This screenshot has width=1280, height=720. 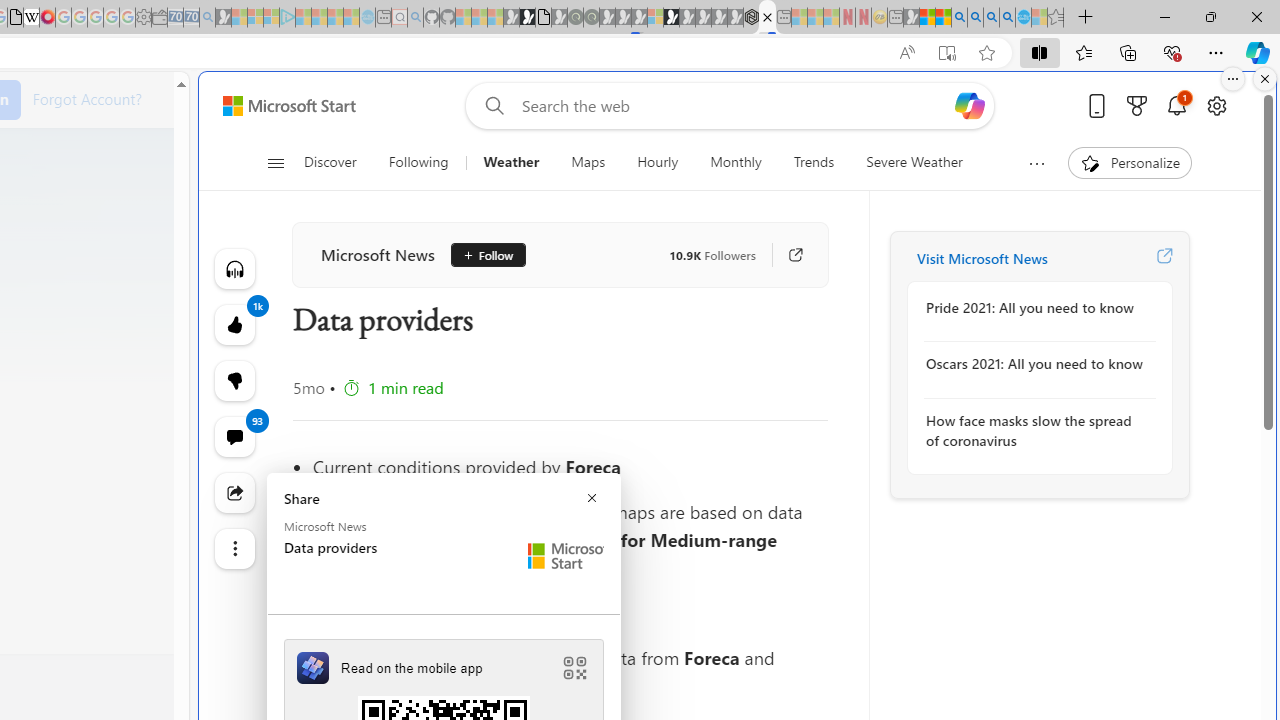 I want to click on 'Maps', so click(x=587, y=162).